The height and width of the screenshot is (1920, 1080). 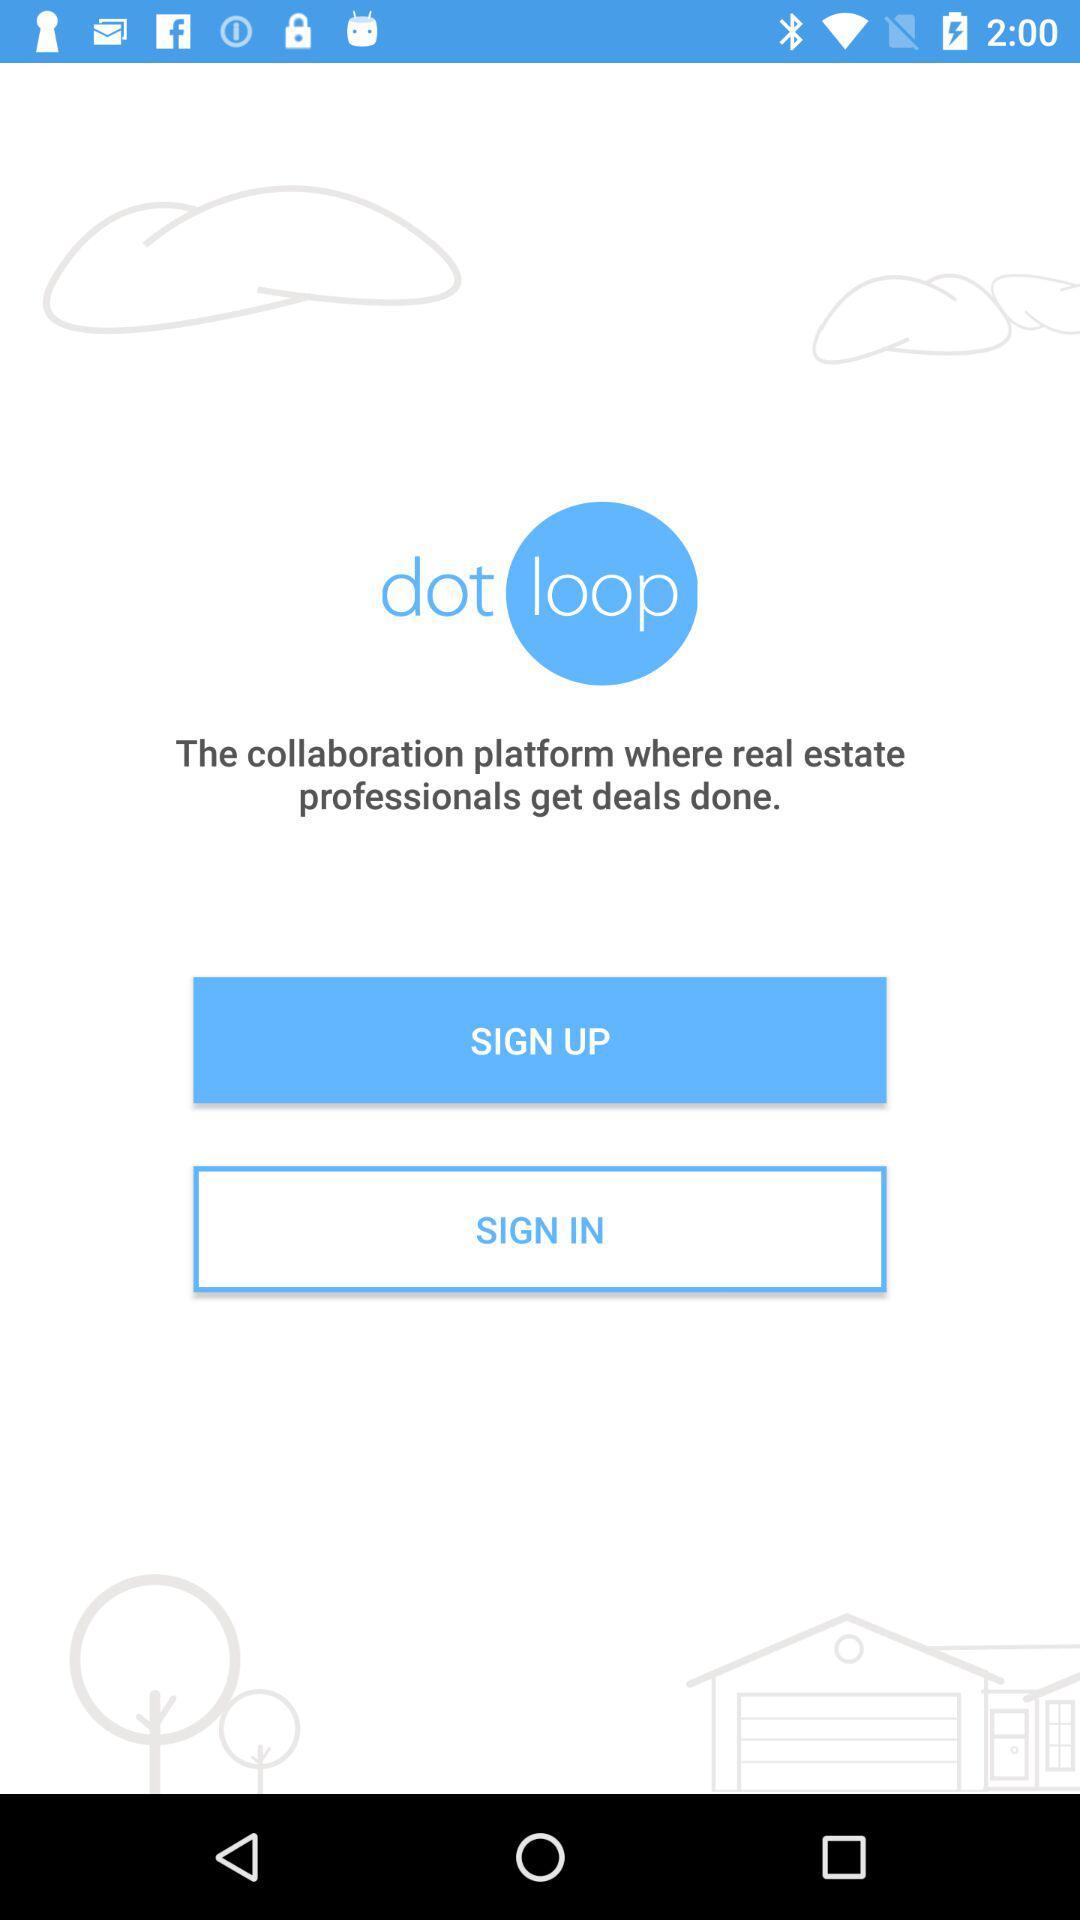 What do you see at coordinates (540, 1040) in the screenshot?
I see `item below the collaboration platform` at bounding box center [540, 1040].